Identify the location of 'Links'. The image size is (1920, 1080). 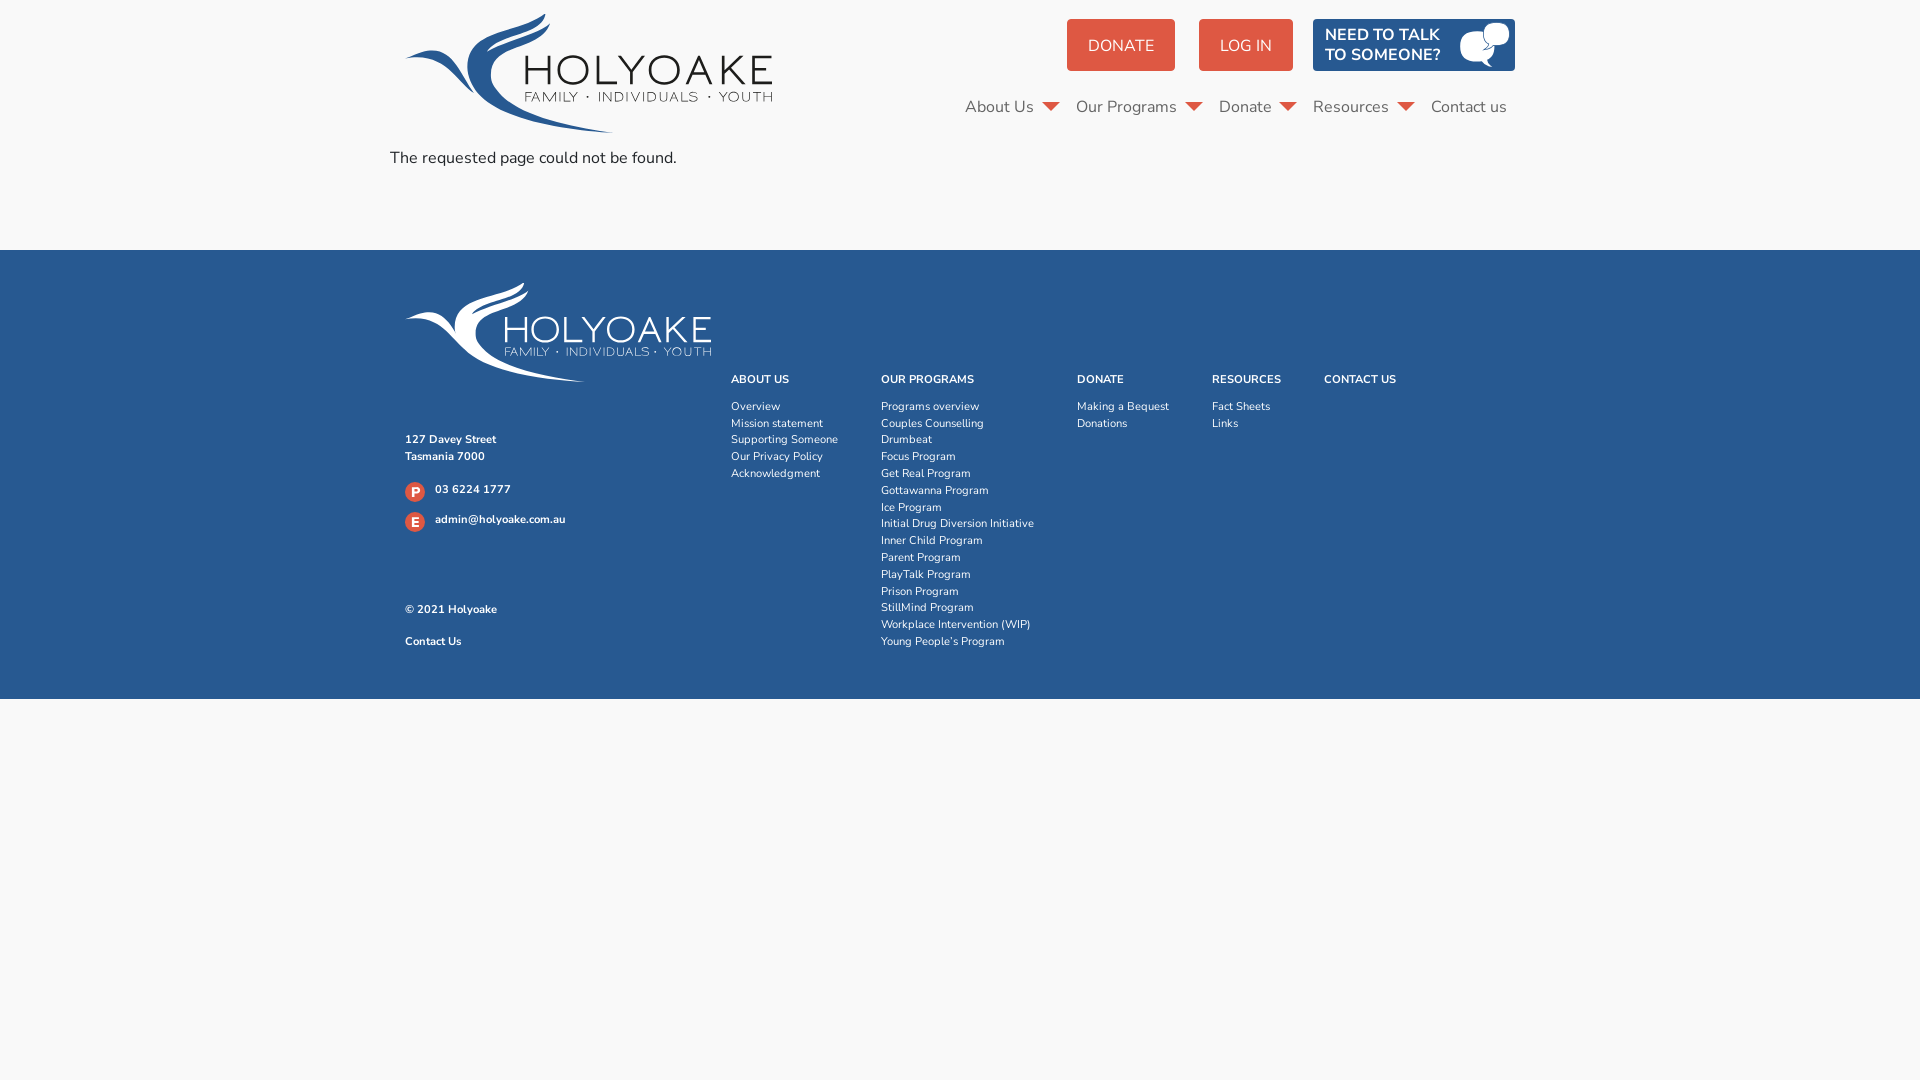
(1245, 423).